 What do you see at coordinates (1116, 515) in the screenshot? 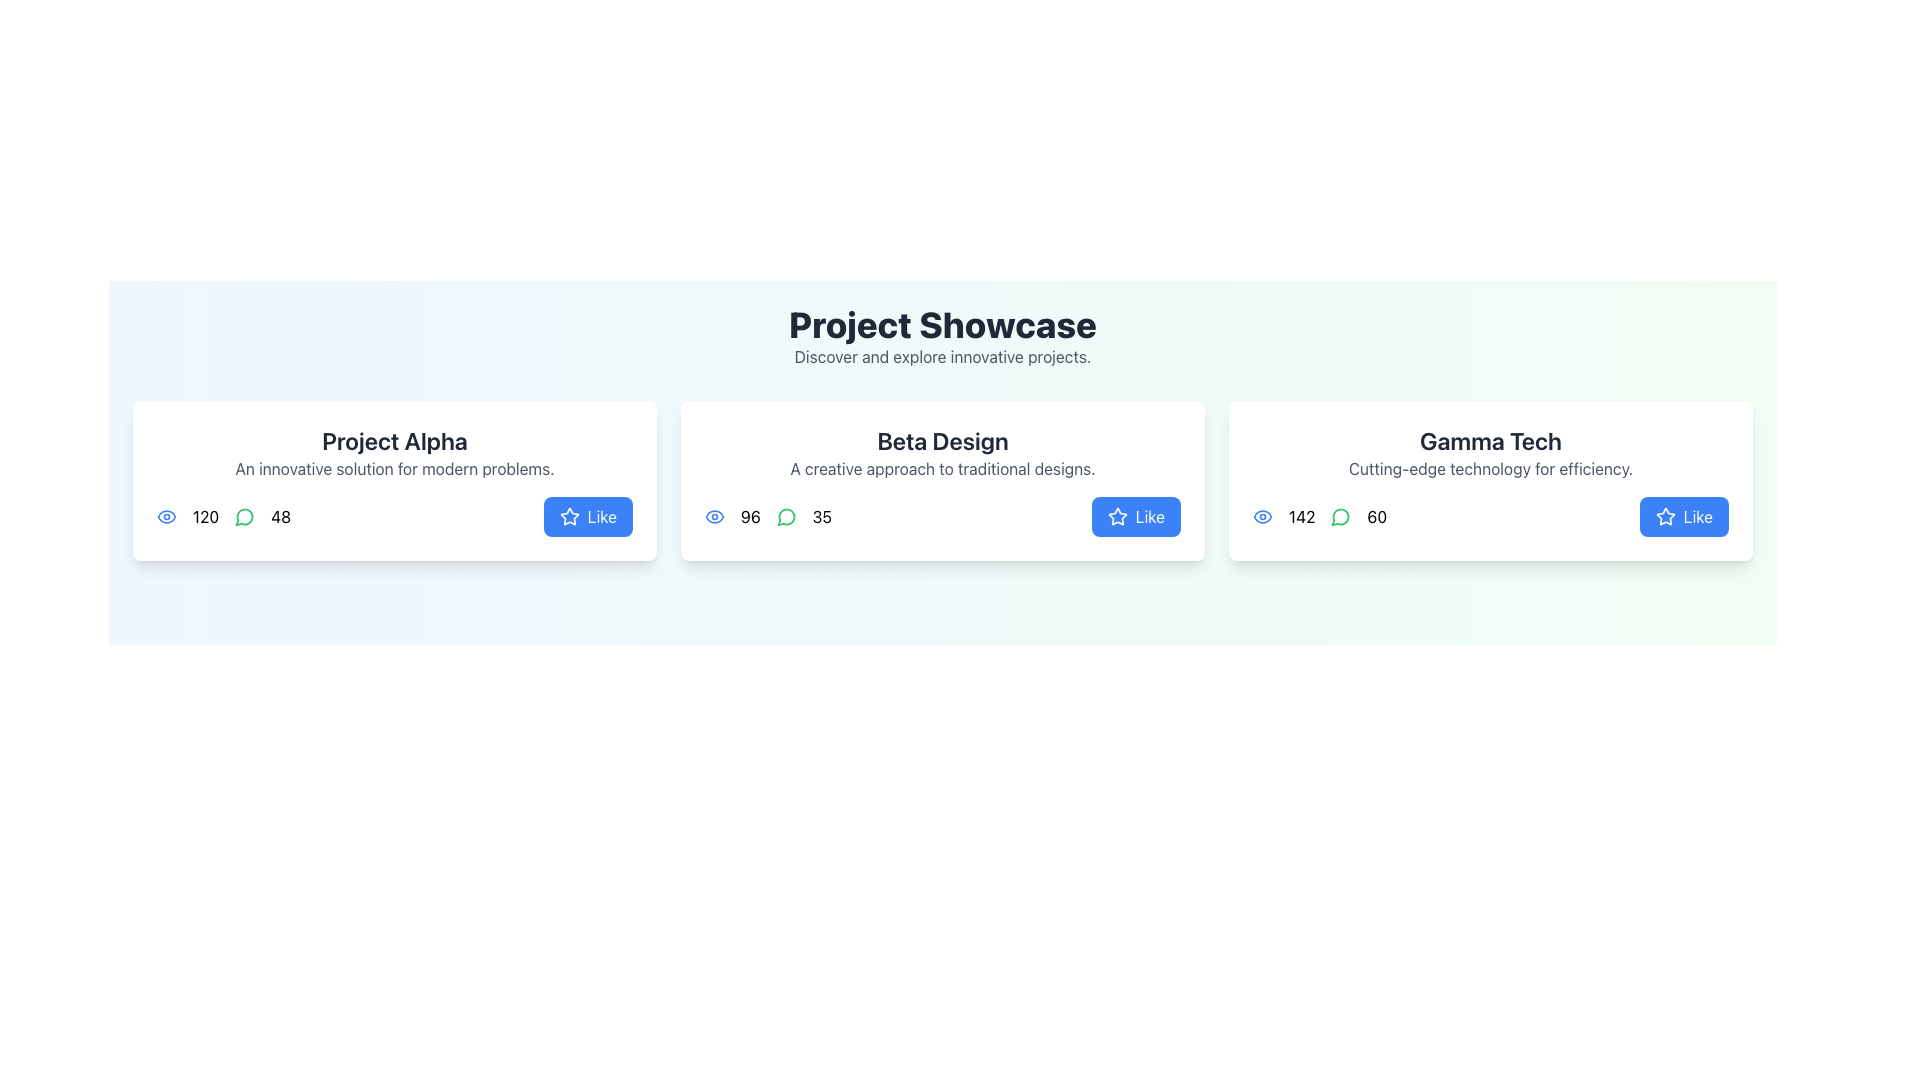
I see `the 'Like' icon located in the bottom right corner of the middle card under the 'Beta Design' section` at bounding box center [1116, 515].